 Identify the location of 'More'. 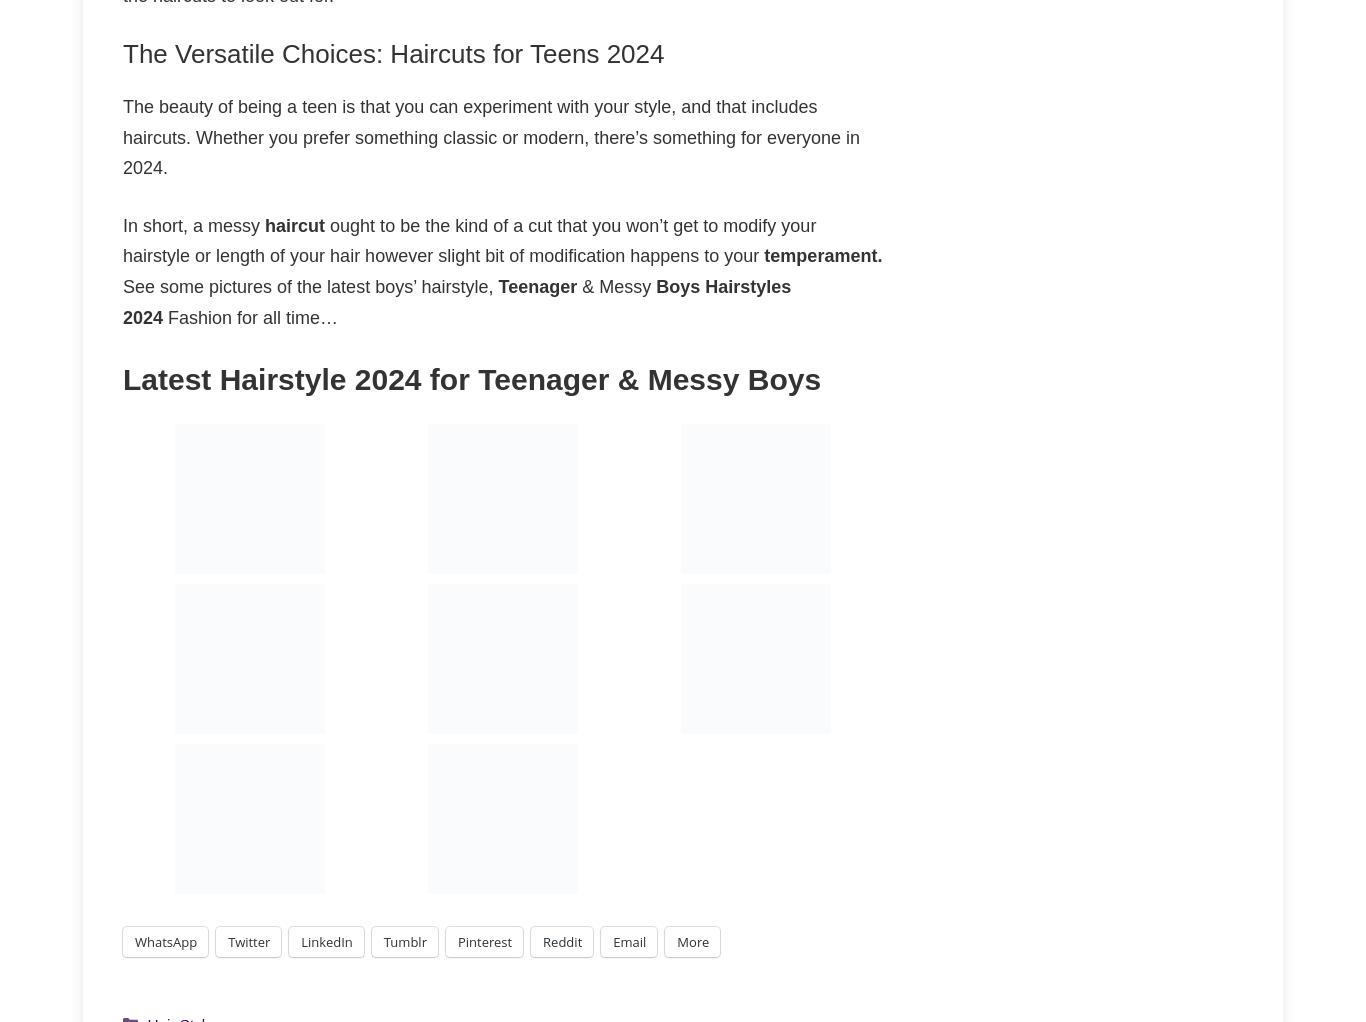
(692, 941).